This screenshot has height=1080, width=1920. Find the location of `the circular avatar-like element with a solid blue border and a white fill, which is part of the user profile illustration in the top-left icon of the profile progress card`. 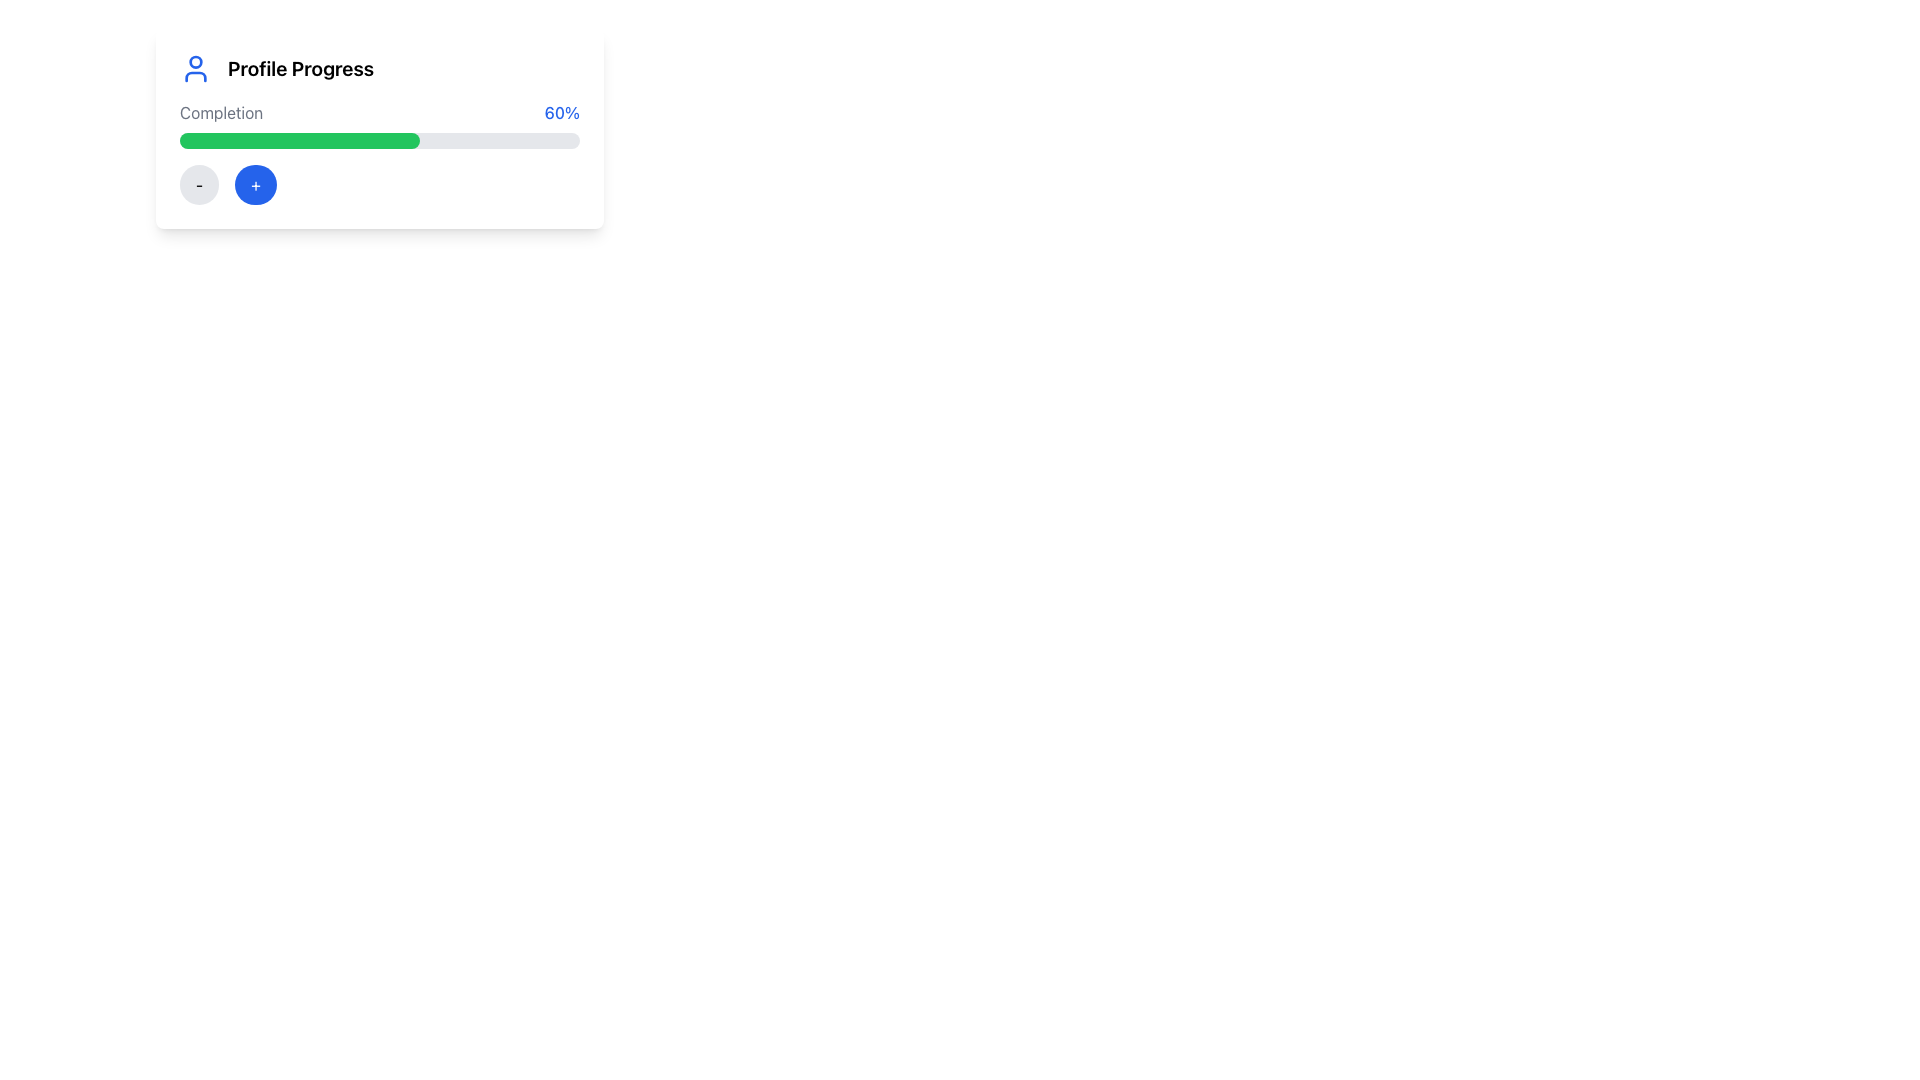

the circular avatar-like element with a solid blue border and a white fill, which is part of the user profile illustration in the top-left icon of the profile progress card is located at coordinates (196, 60).